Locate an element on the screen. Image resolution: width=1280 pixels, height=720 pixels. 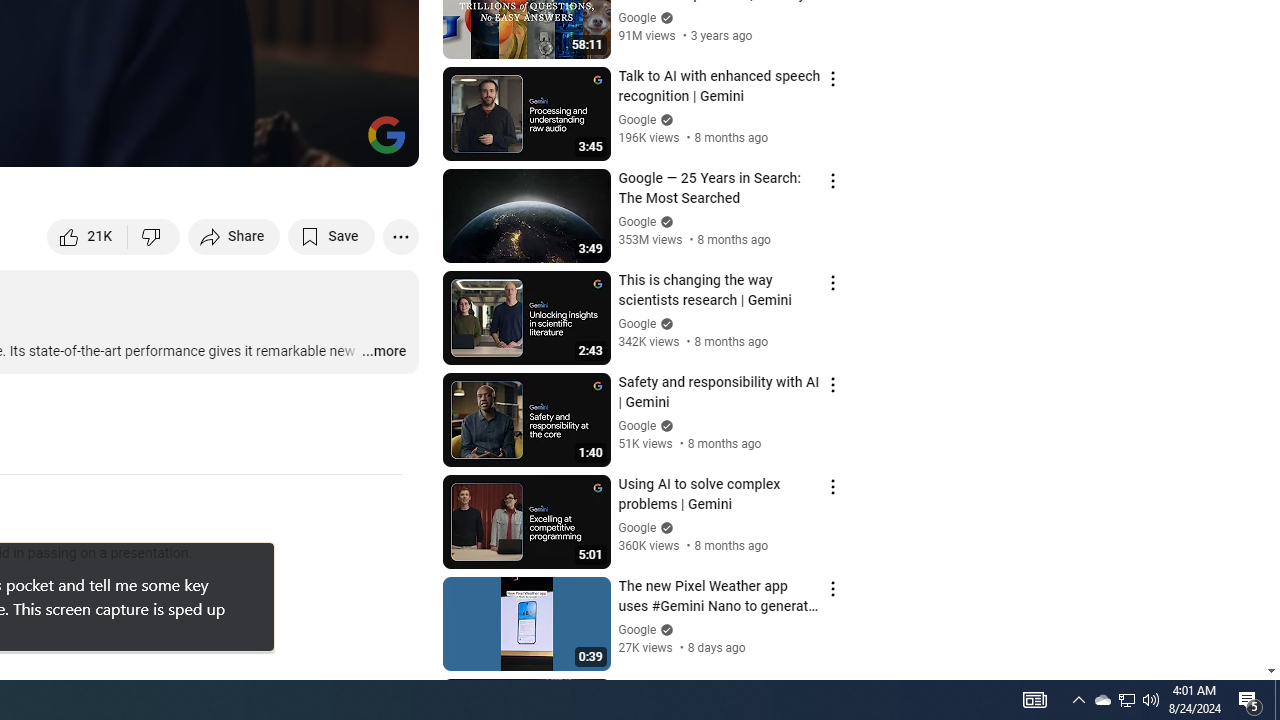
'Subtitles/closed captions unavailable' is located at coordinates (190, 141).